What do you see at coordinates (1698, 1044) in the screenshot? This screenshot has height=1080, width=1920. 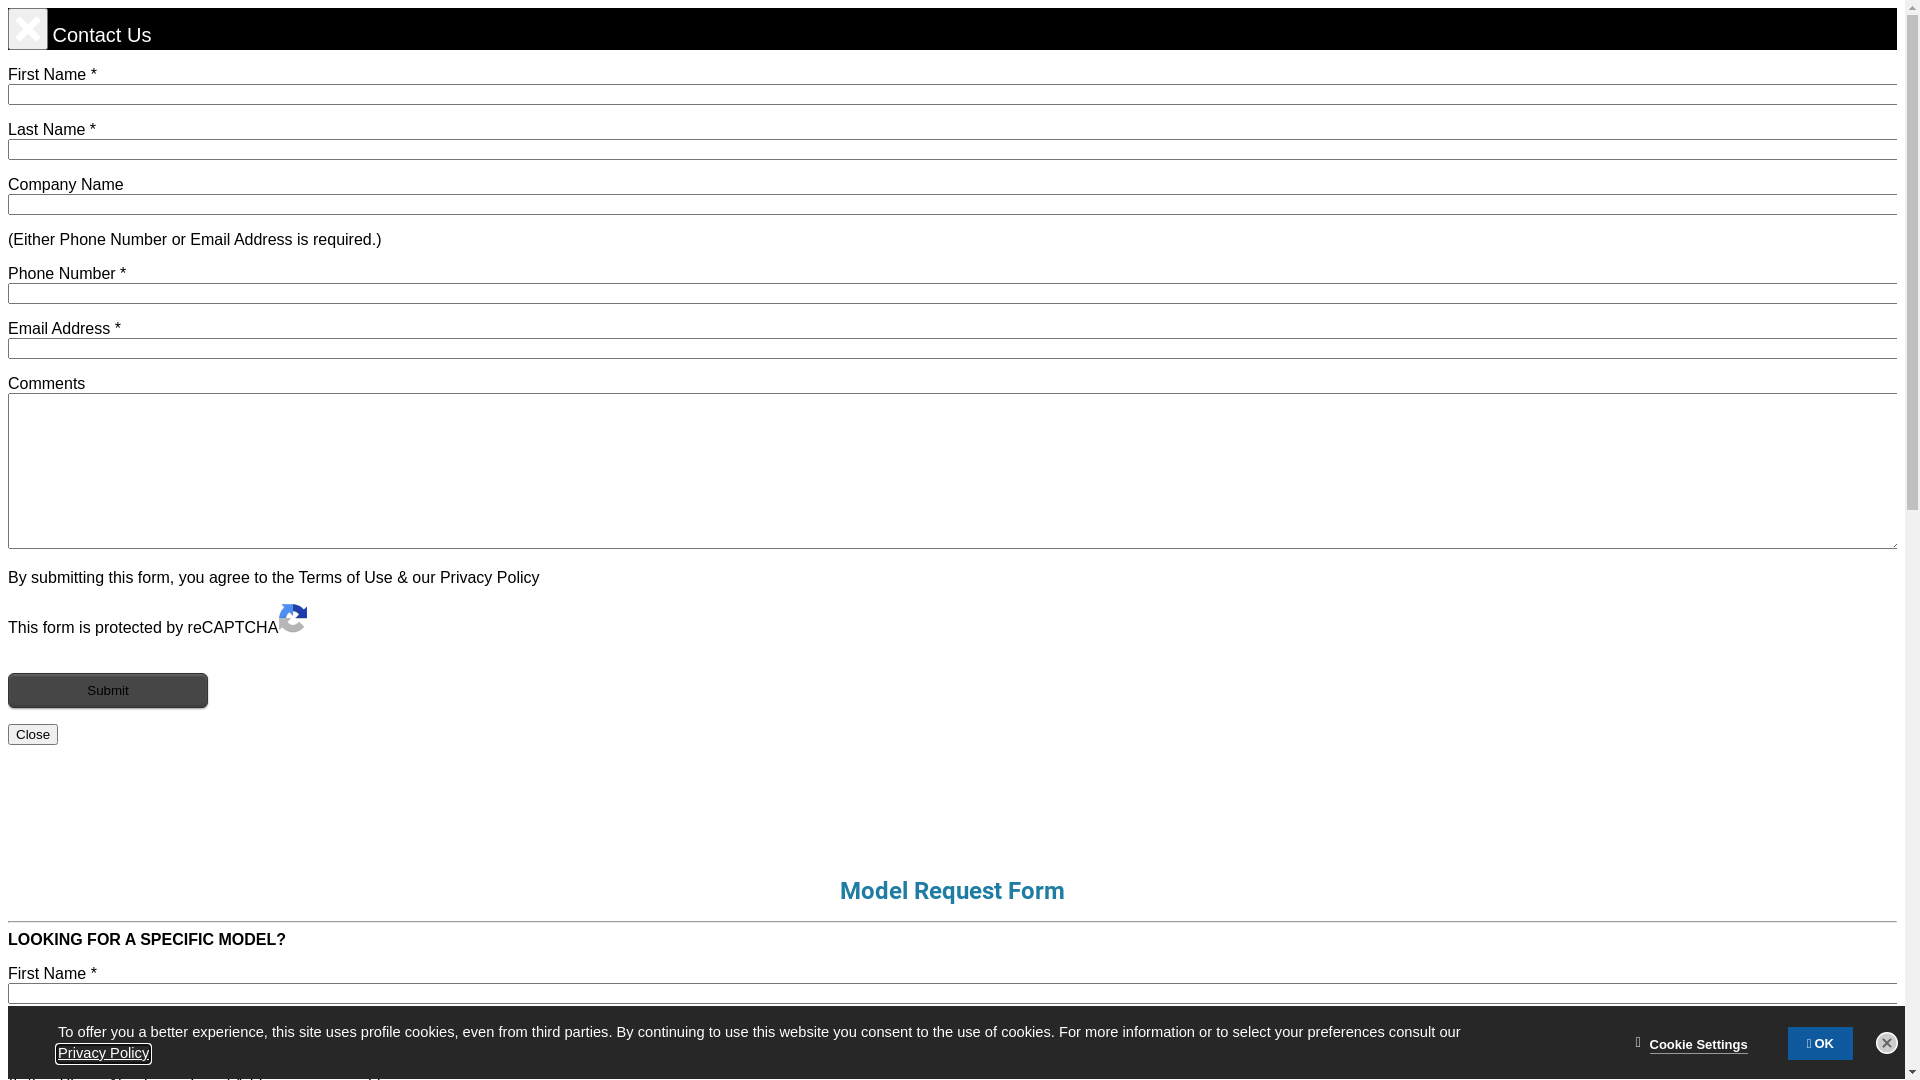 I see `'Cookie Settings'` at bounding box center [1698, 1044].